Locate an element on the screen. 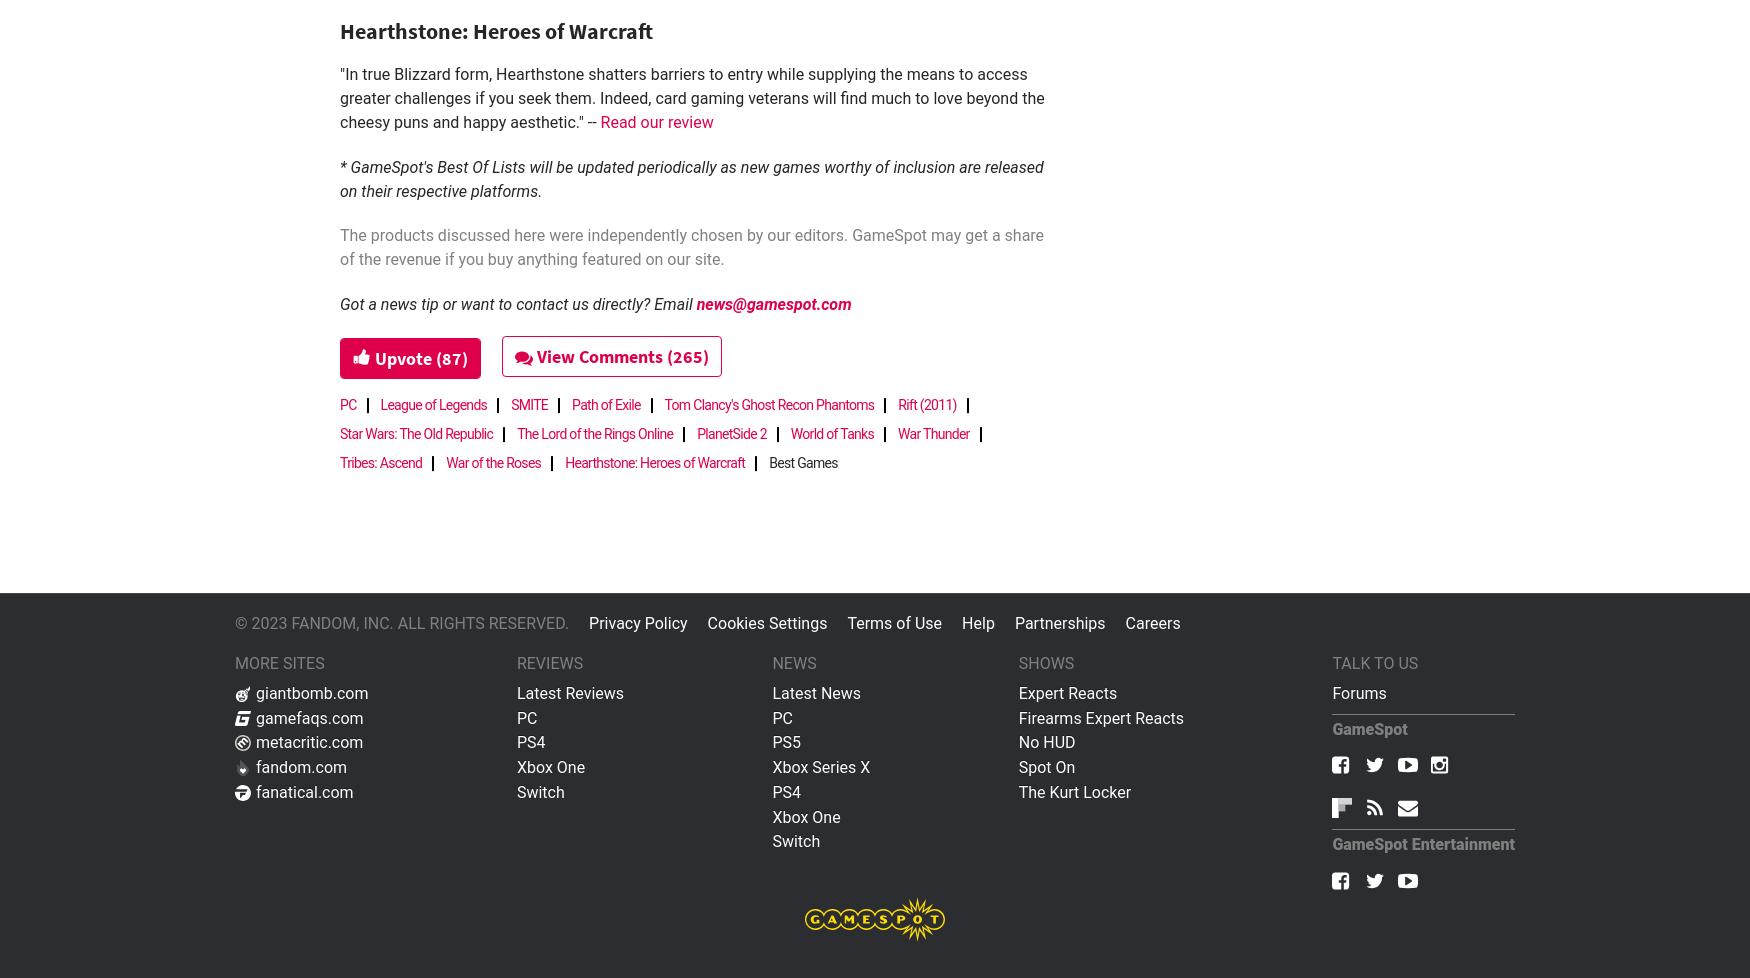 This screenshot has width=1750, height=978. 'Spot On' is located at coordinates (1045, 766).